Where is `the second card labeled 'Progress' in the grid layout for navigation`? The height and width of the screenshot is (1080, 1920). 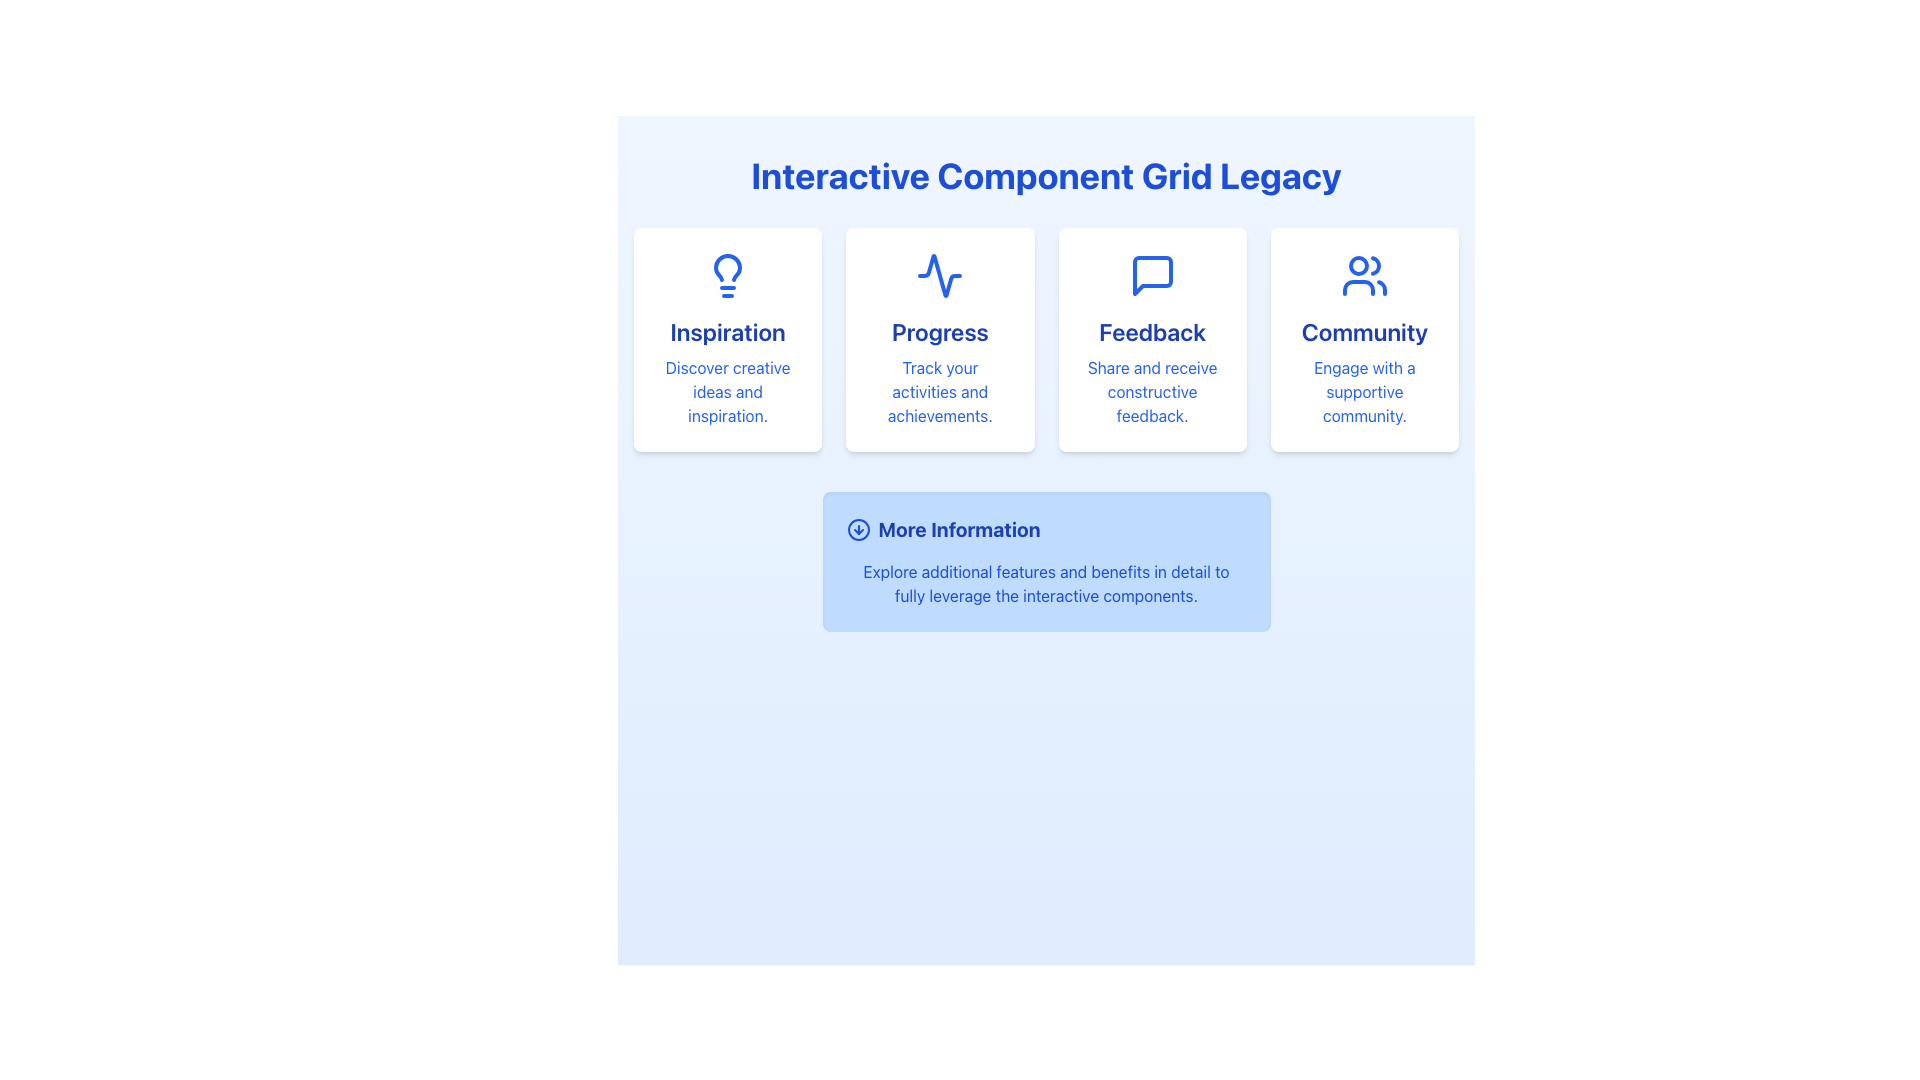
the second card labeled 'Progress' in the grid layout for navigation is located at coordinates (1045, 338).